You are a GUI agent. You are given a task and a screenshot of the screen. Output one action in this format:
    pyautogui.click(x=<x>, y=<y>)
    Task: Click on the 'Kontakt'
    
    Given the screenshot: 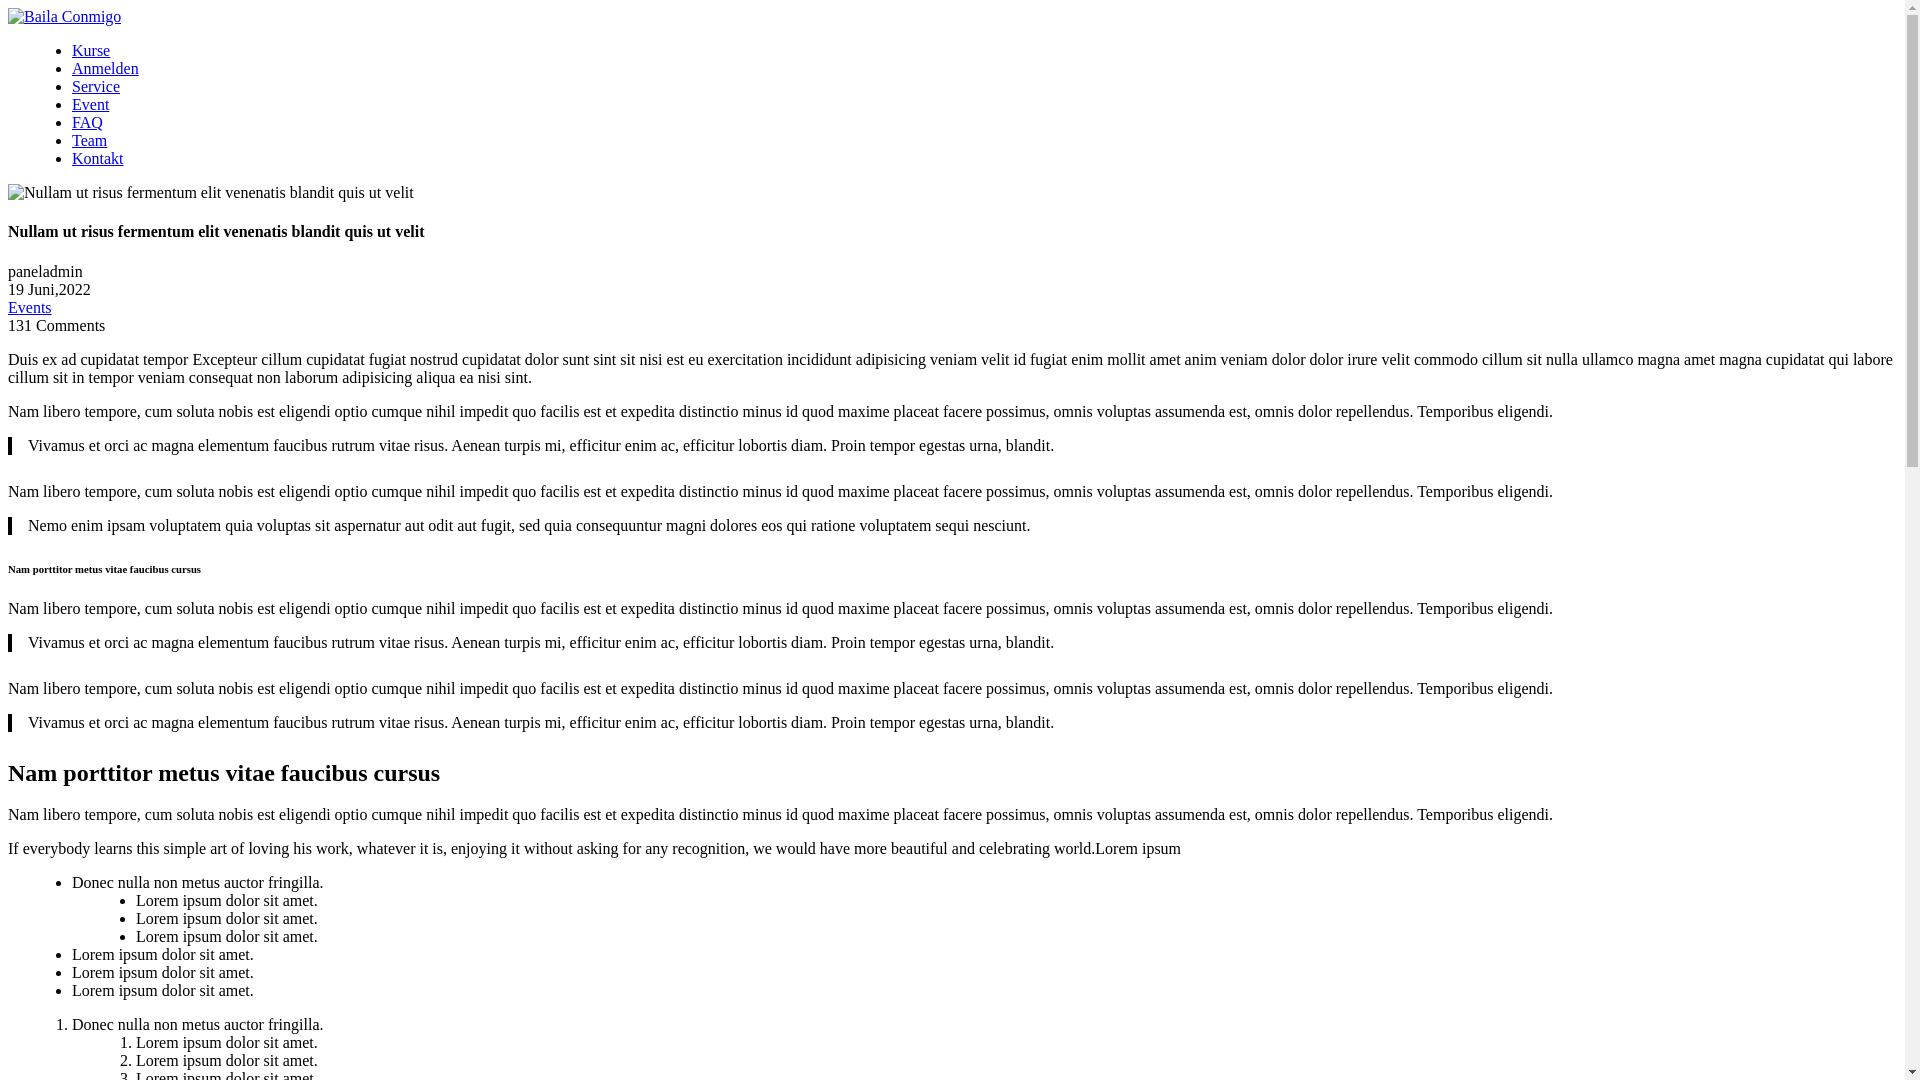 What is the action you would take?
    pyautogui.click(x=96, y=157)
    